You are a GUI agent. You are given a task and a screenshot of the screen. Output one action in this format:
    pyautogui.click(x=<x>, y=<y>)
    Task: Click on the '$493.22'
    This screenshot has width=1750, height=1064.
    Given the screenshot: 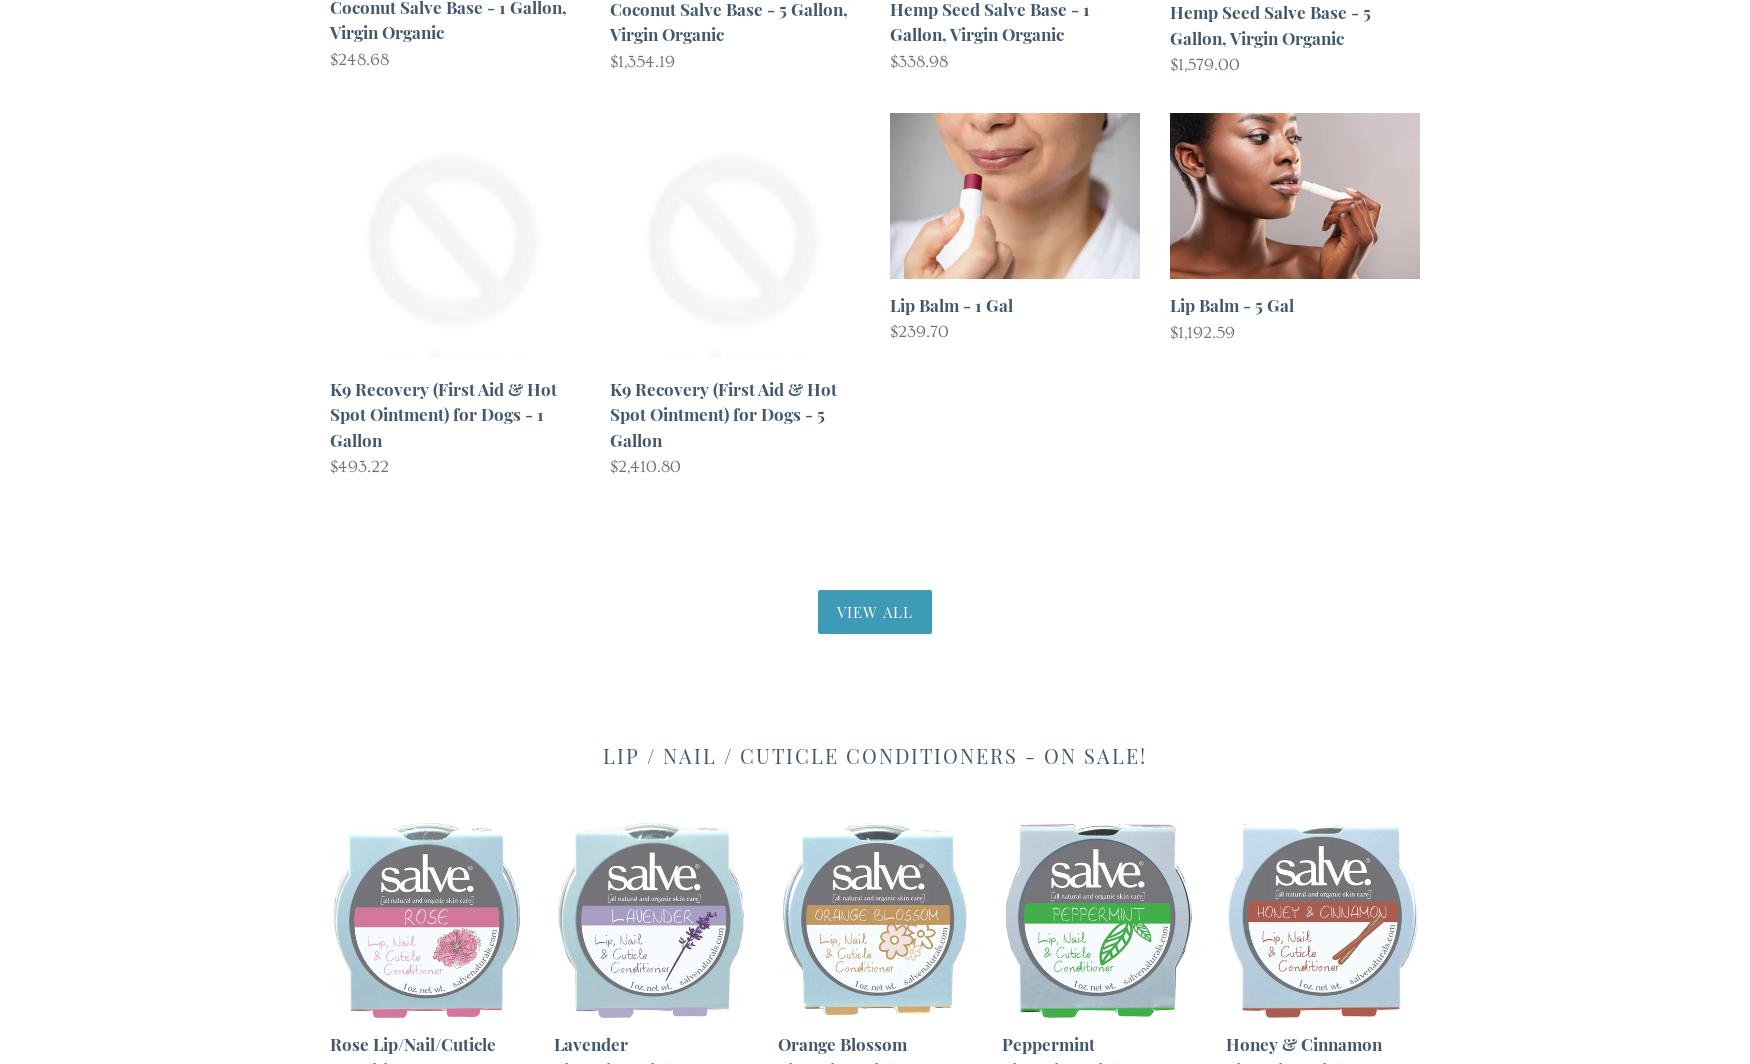 What is the action you would take?
    pyautogui.click(x=330, y=466)
    